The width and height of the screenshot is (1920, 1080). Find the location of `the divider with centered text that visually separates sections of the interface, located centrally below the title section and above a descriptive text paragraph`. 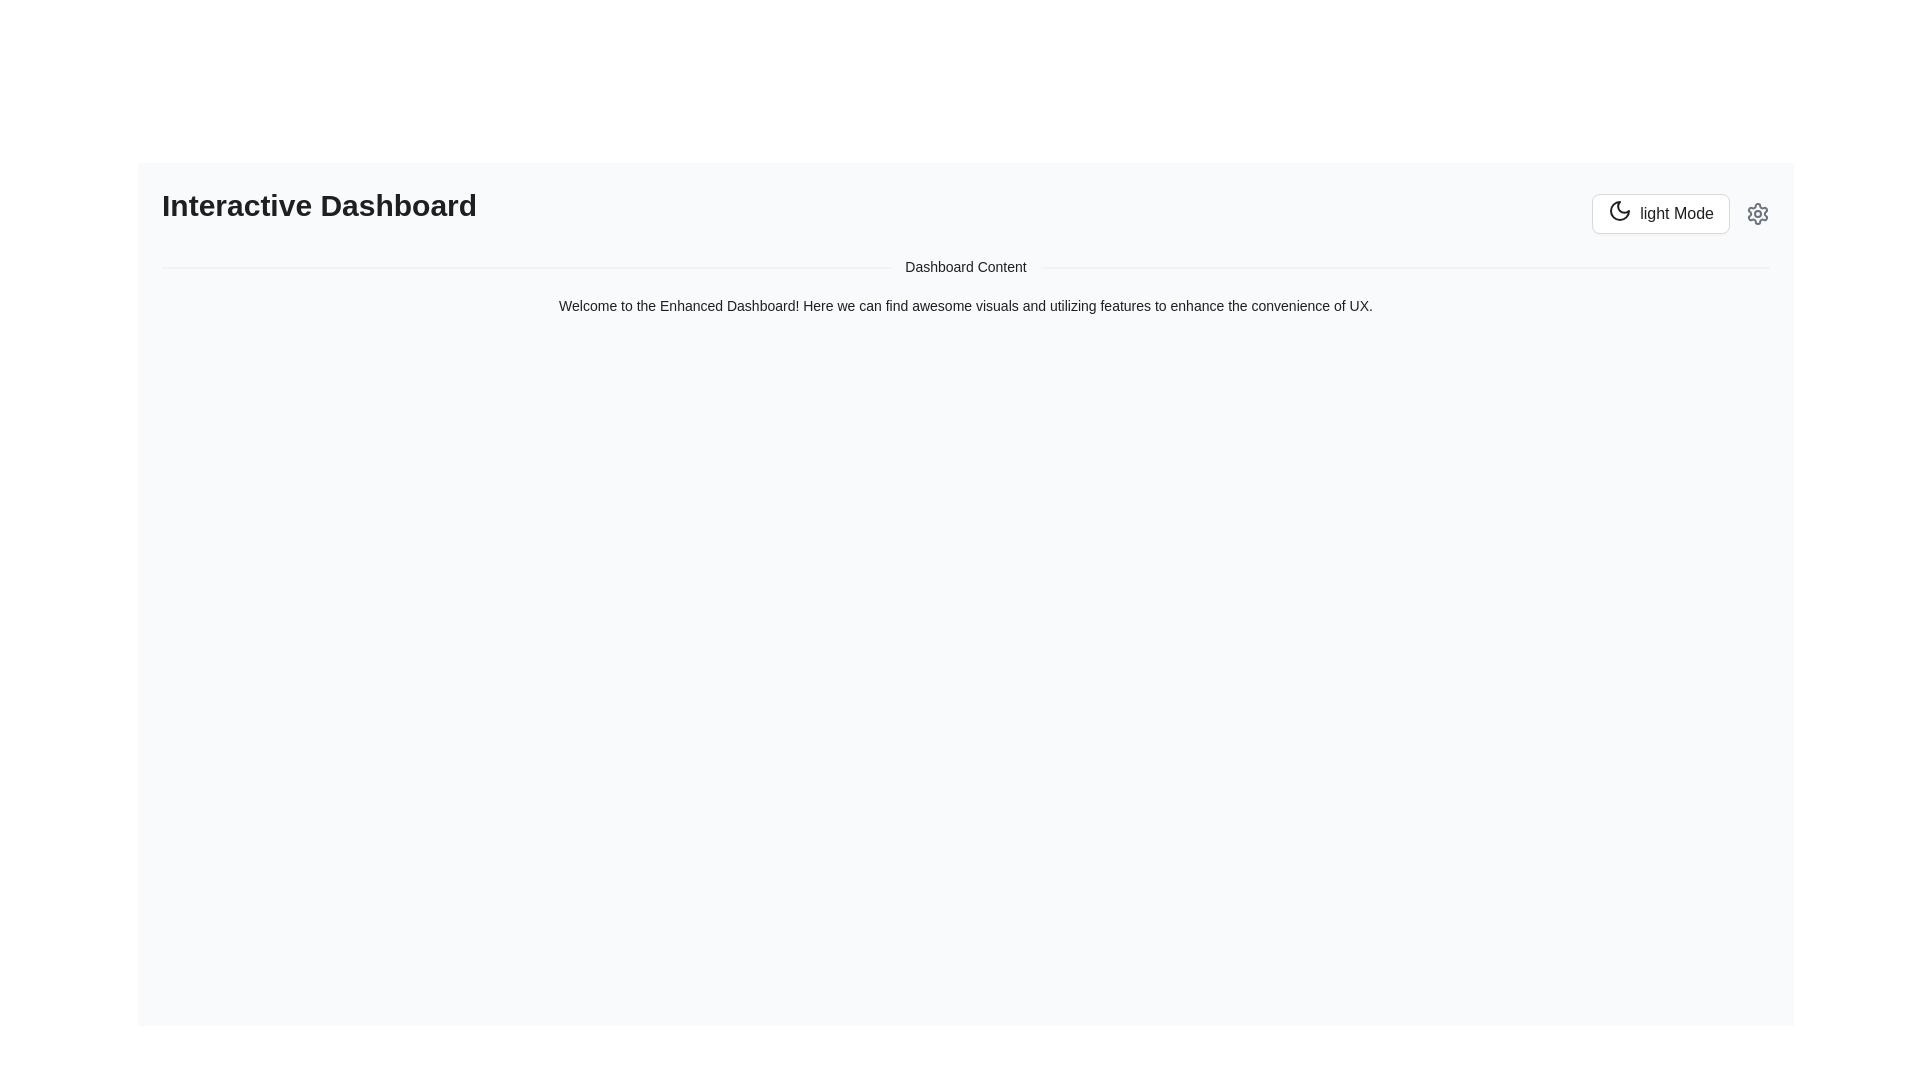

the divider with centered text that visually separates sections of the interface, located centrally below the title section and above a descriptive text paragraph is located at coordinates (965, 265).